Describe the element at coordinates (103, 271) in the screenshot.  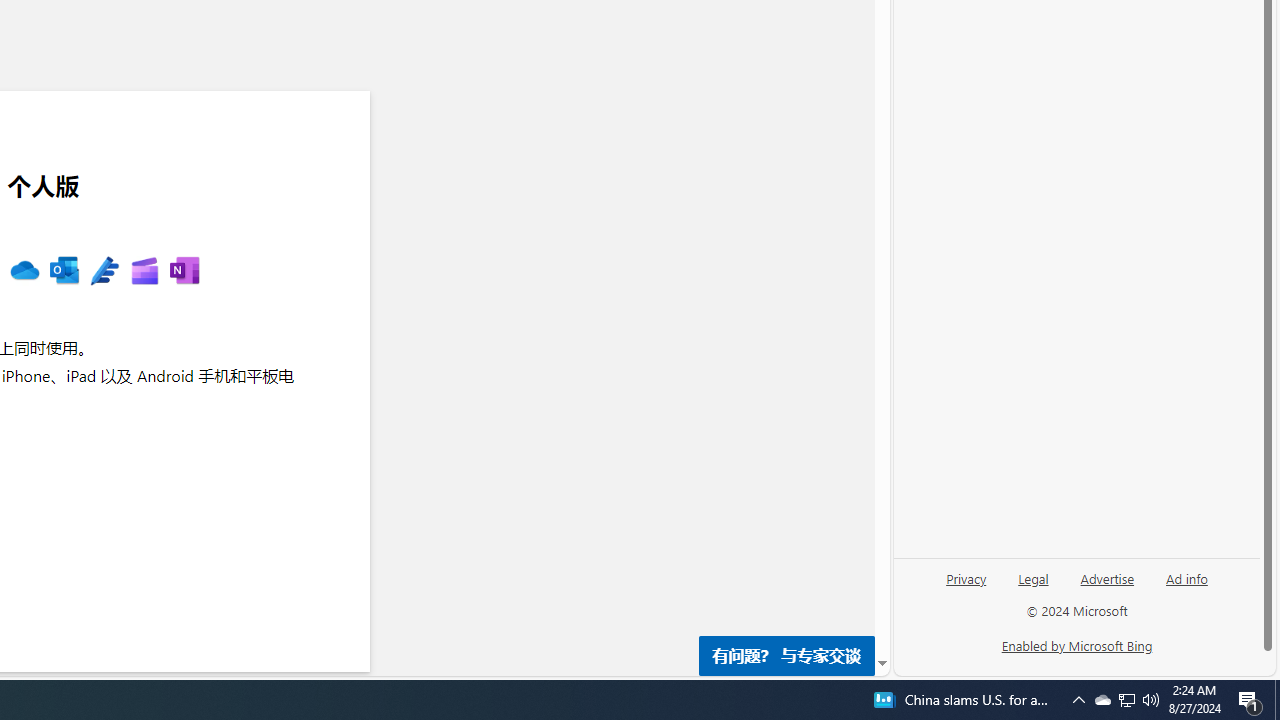
I see `'MS Editor'` at that location.